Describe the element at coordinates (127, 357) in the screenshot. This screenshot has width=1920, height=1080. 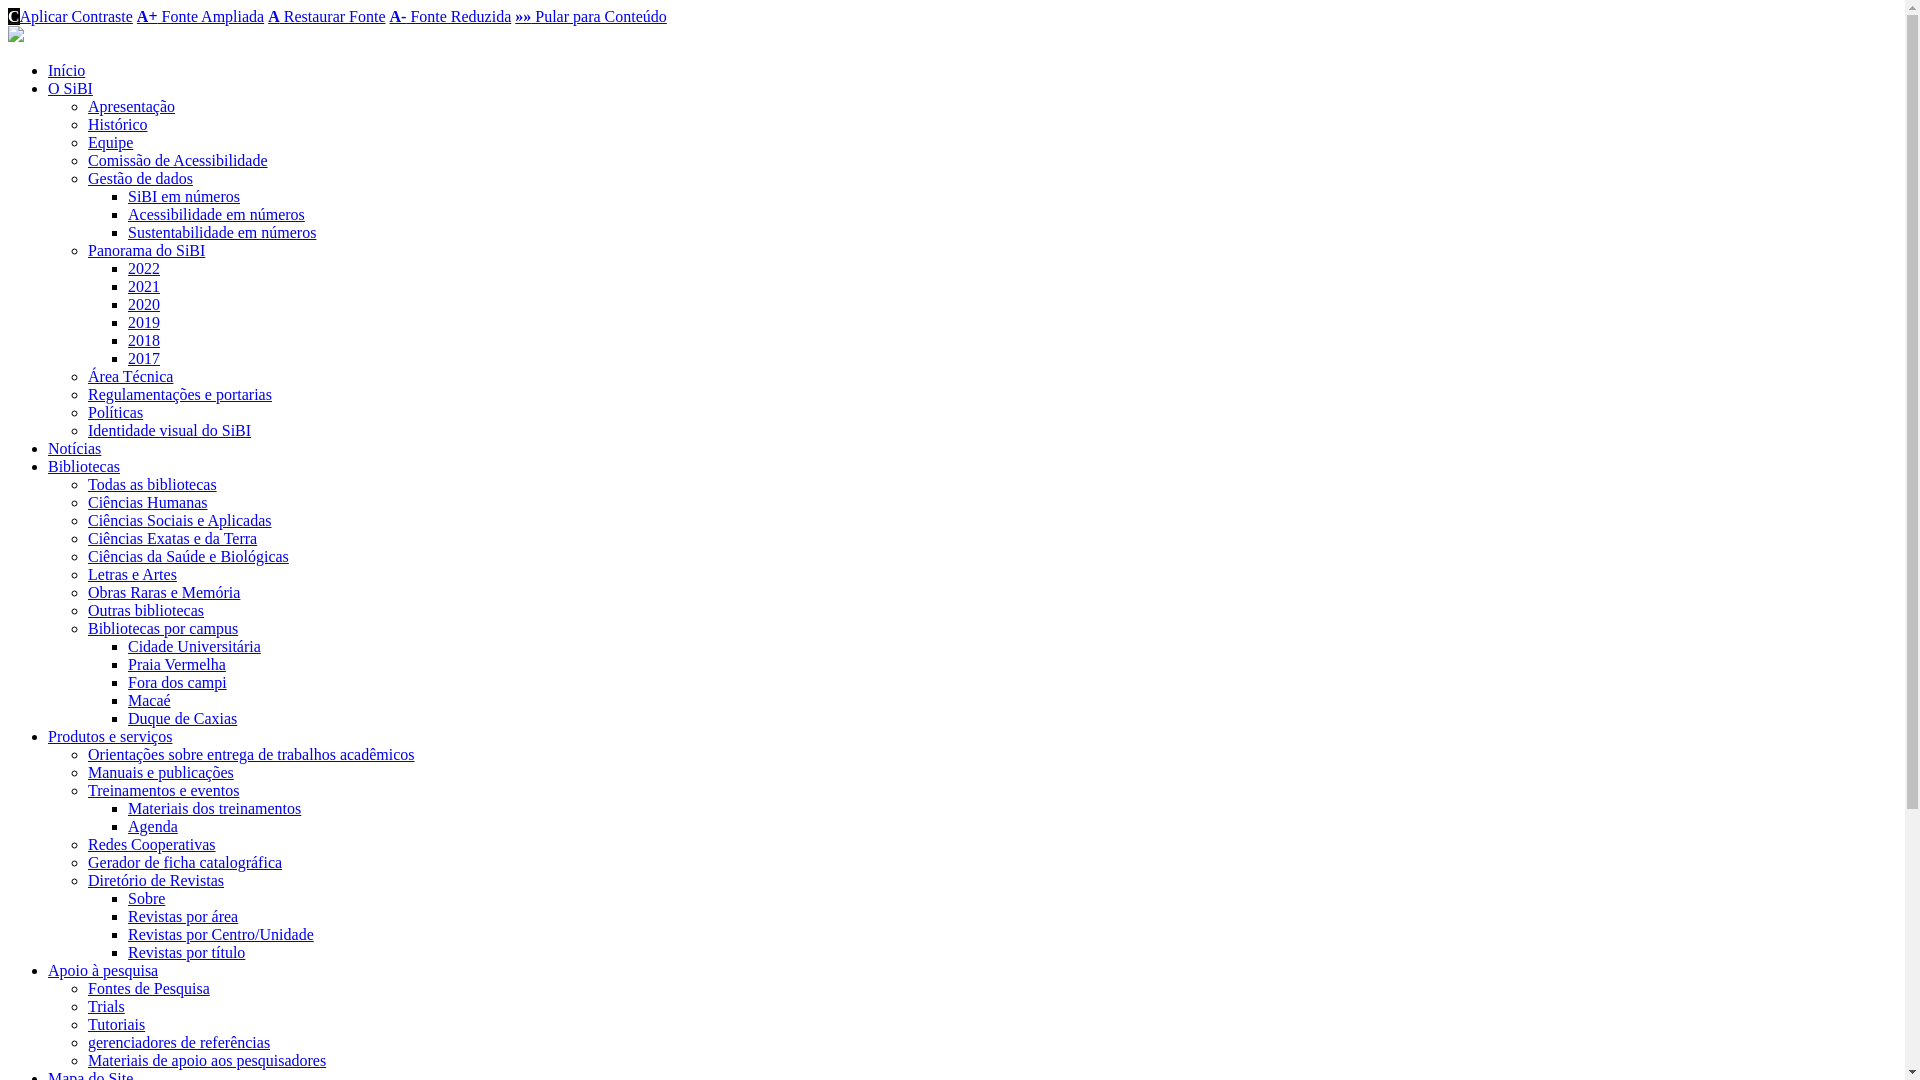
I see `'2017'` at that location.